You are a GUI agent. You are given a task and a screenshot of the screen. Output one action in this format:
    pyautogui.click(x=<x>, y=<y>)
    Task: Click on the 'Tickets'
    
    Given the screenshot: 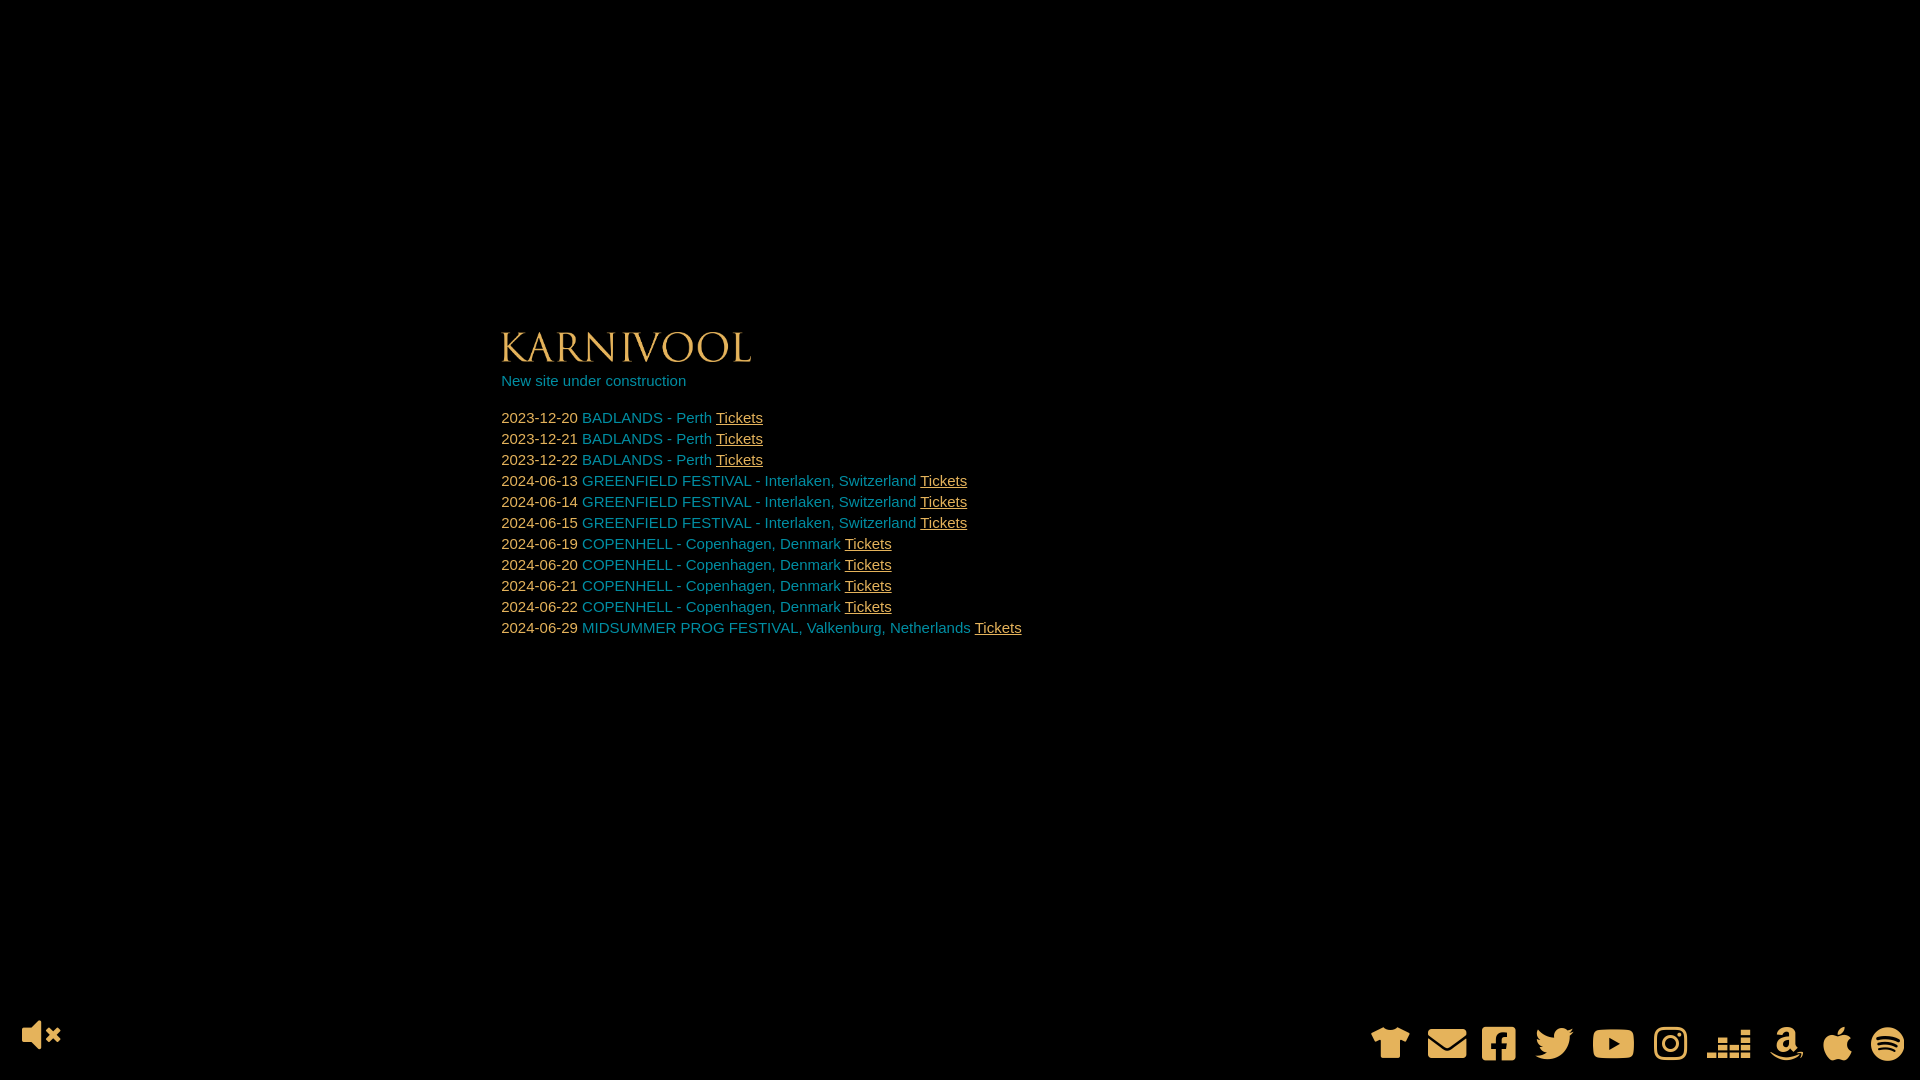 What is the action you would take?
    pyautogui.click(x=868, y=543)
    